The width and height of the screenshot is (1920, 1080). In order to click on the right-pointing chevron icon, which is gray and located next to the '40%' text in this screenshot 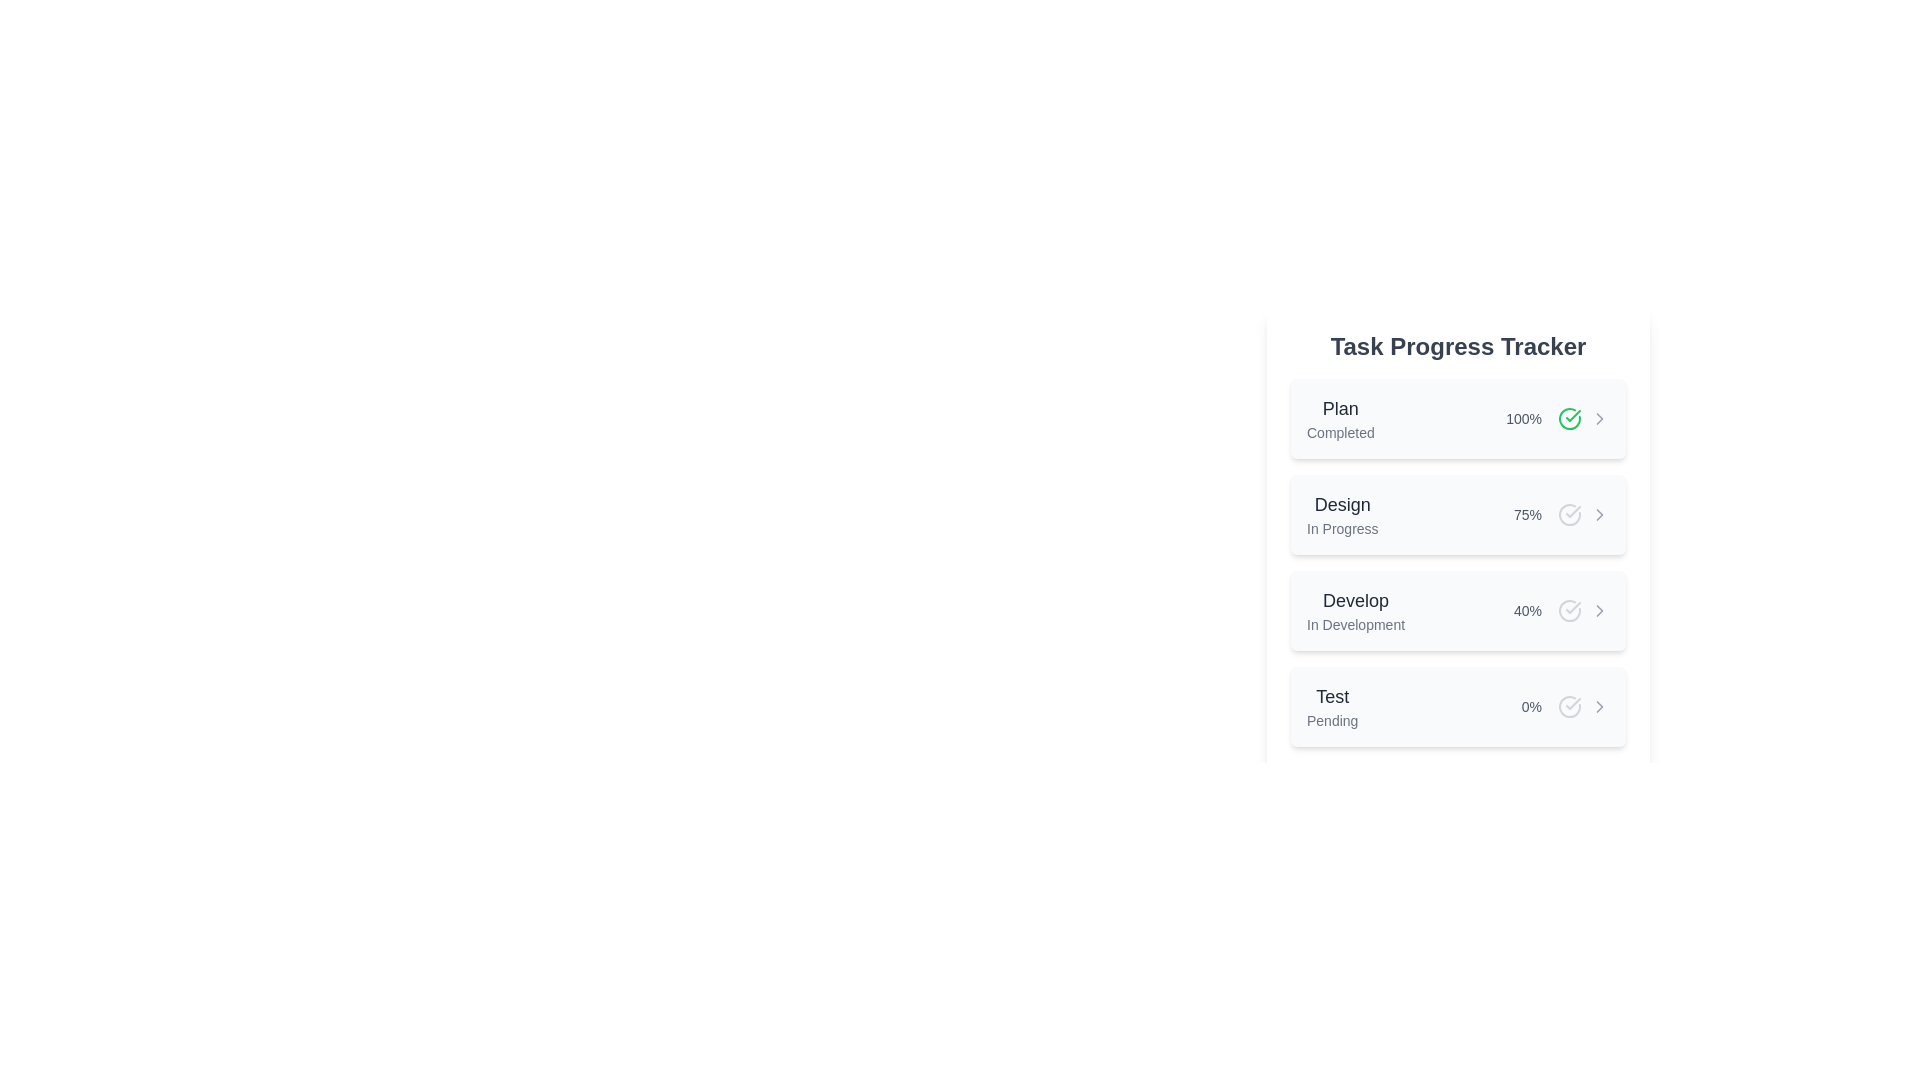, I will do `click(1598, 609)`.